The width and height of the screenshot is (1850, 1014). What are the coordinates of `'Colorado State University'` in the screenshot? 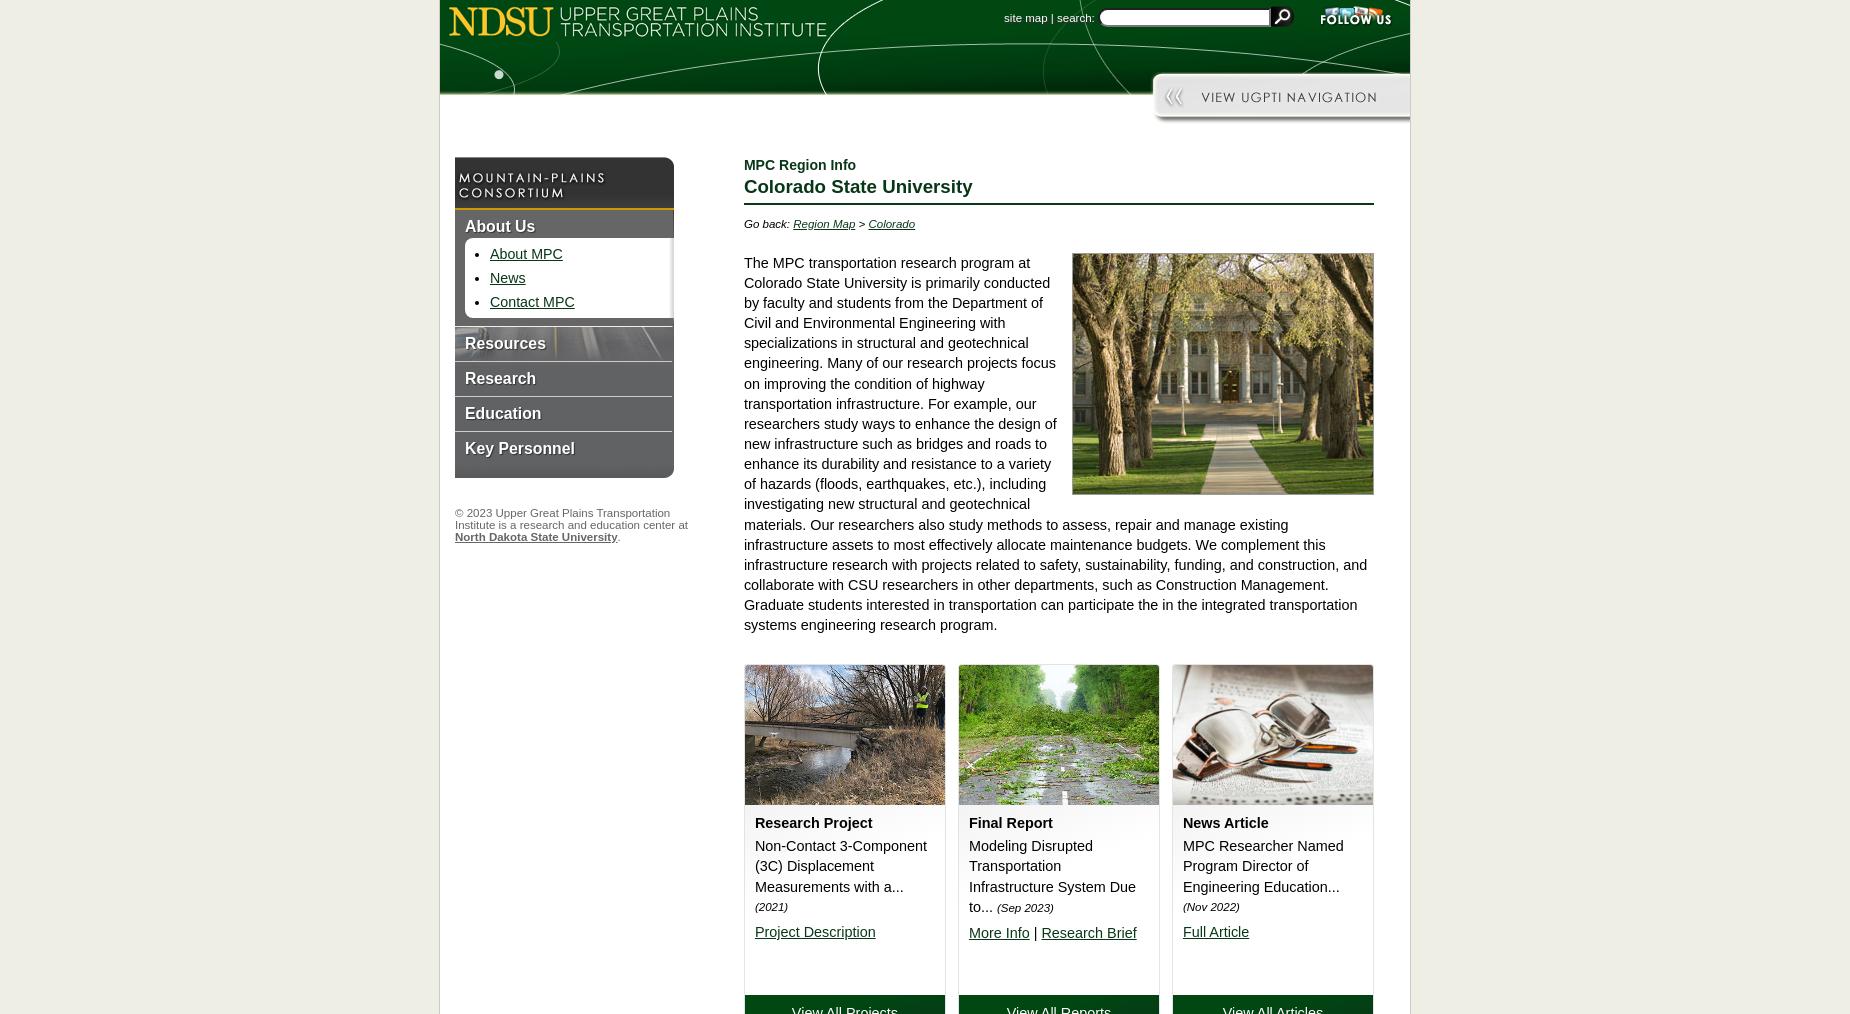 It's located at (857, 185).